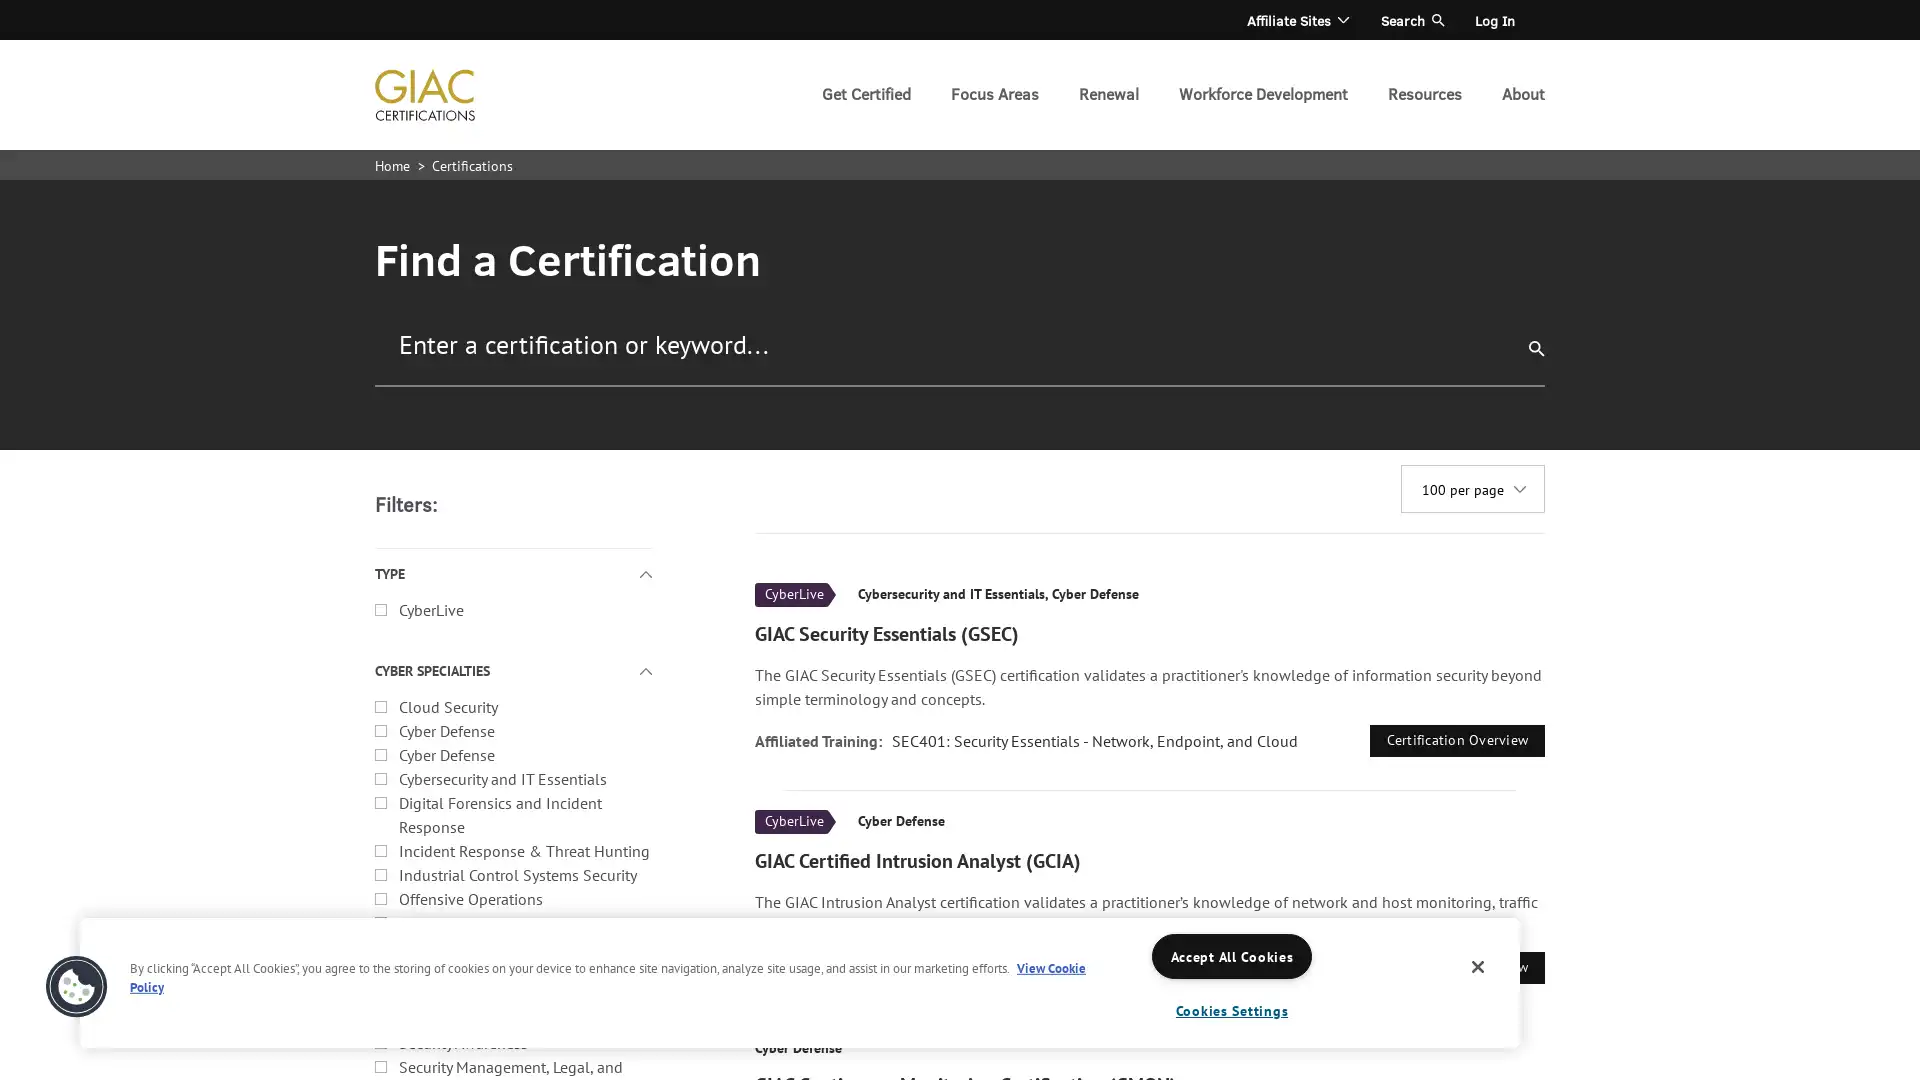 The width and height of the screenshot is (1920, 1080). Describe the element at coordinates (1231, 1010) in the screenshot. I see `Cookies Settings` at that location.